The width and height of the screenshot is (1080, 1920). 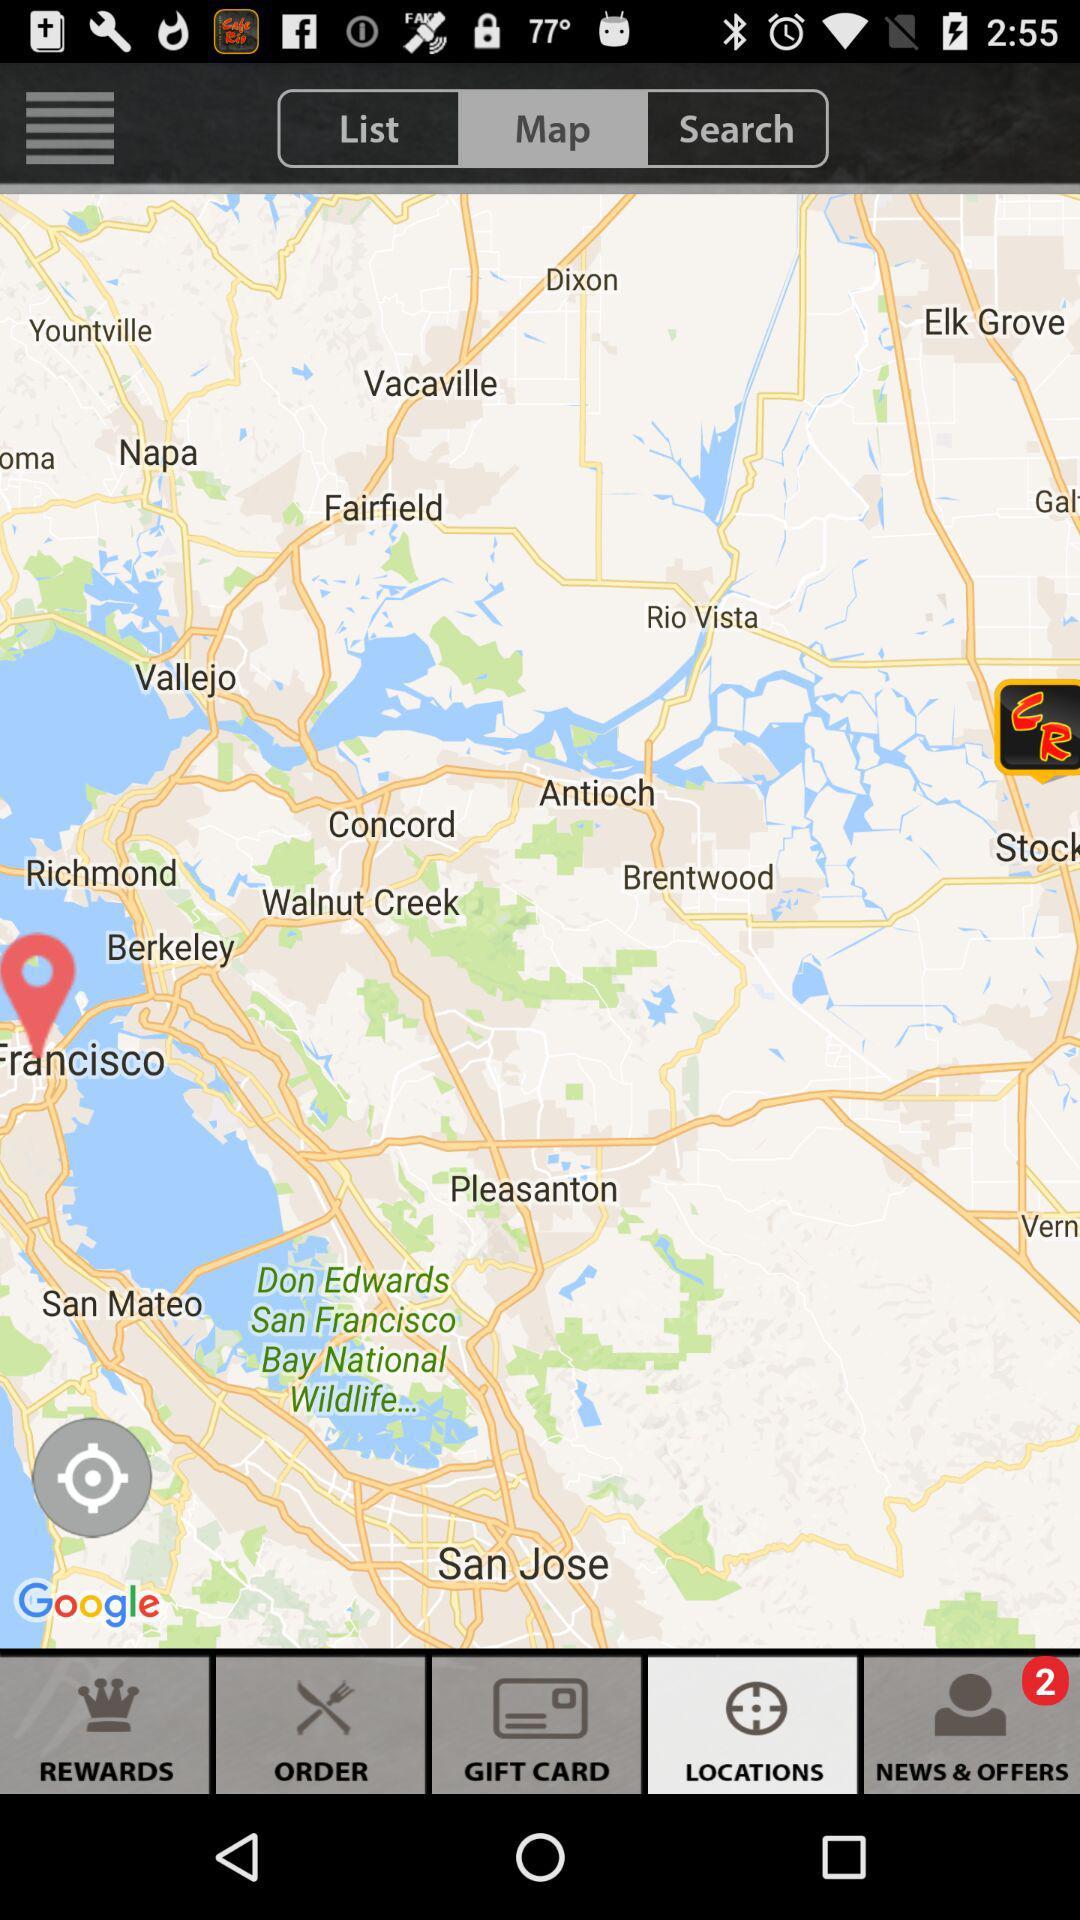 What do you see at coordinates (69, 136) in the screenshot?
I see `the menu icon` at bounding box center [69, 136].